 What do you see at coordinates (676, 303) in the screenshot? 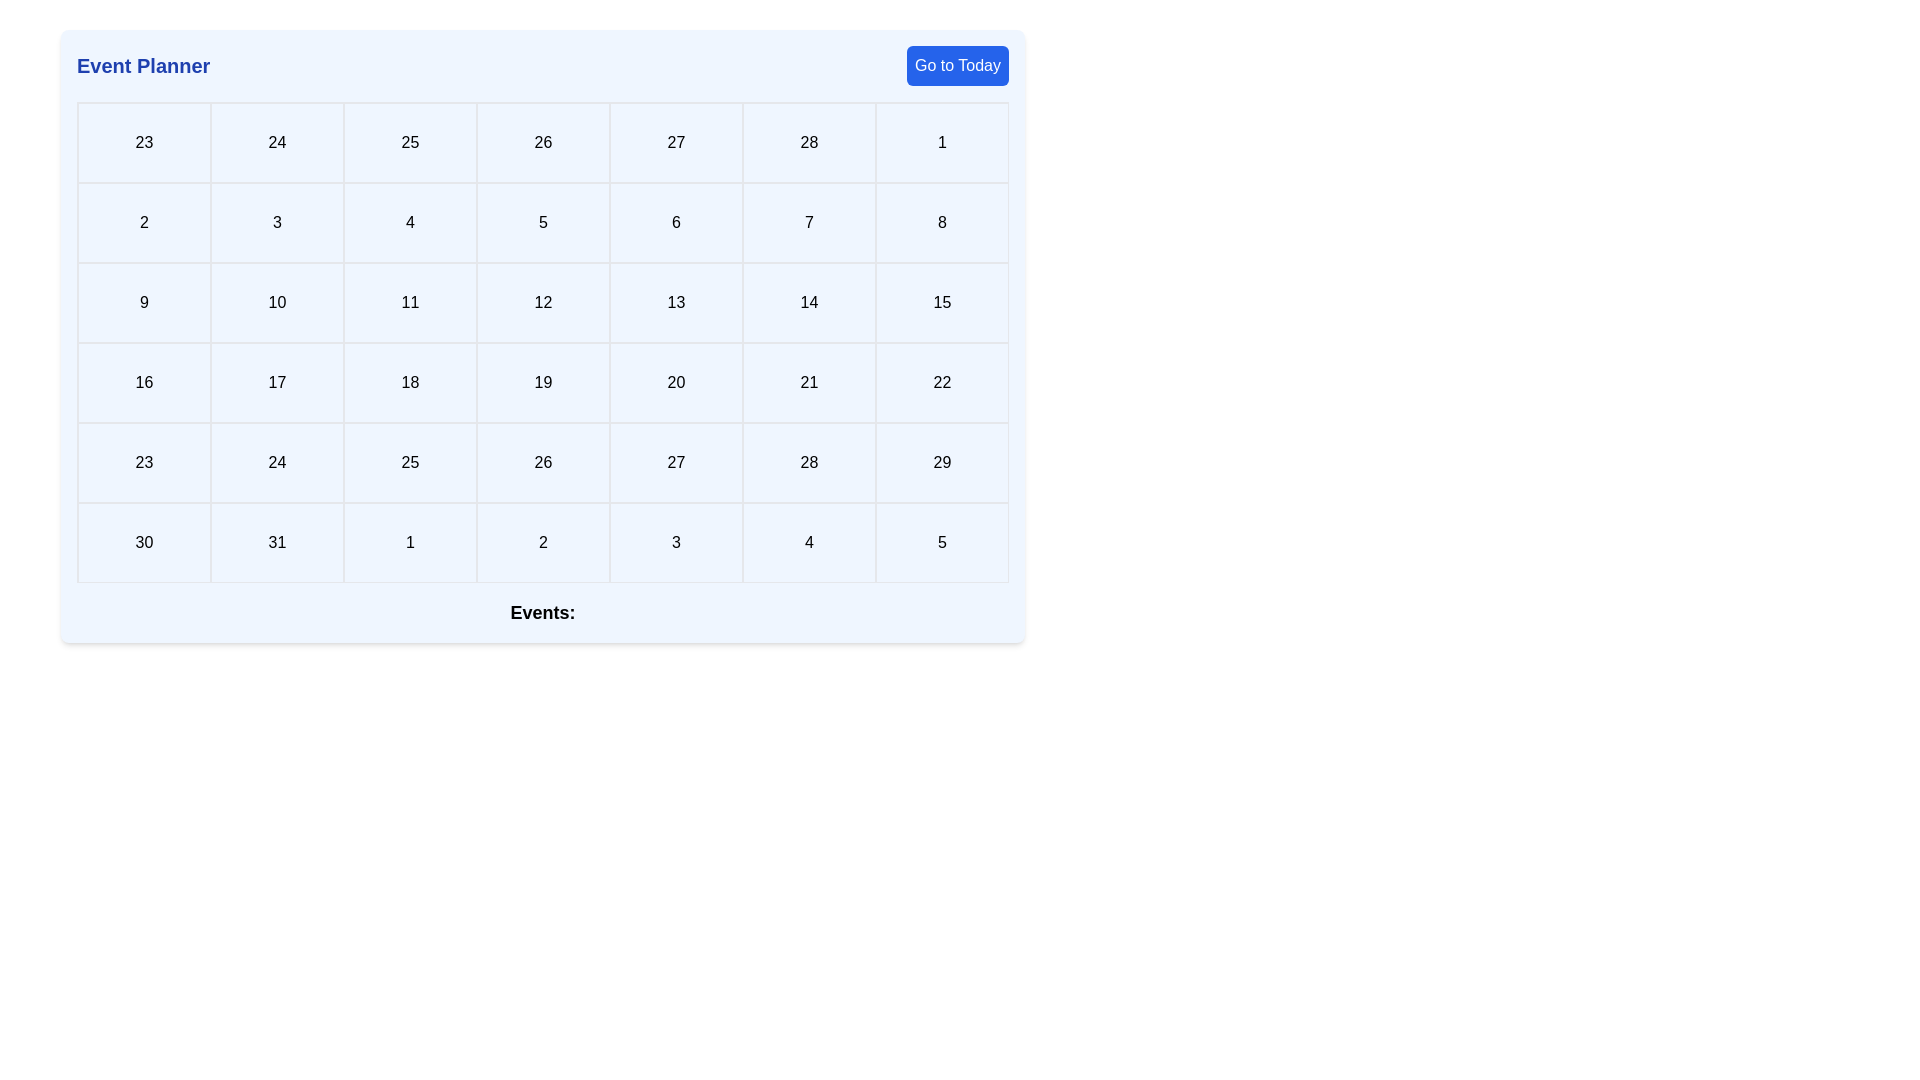
I see `to select the sixth day cell in the third row of the calendar interface` at bounding box center [676, 303].